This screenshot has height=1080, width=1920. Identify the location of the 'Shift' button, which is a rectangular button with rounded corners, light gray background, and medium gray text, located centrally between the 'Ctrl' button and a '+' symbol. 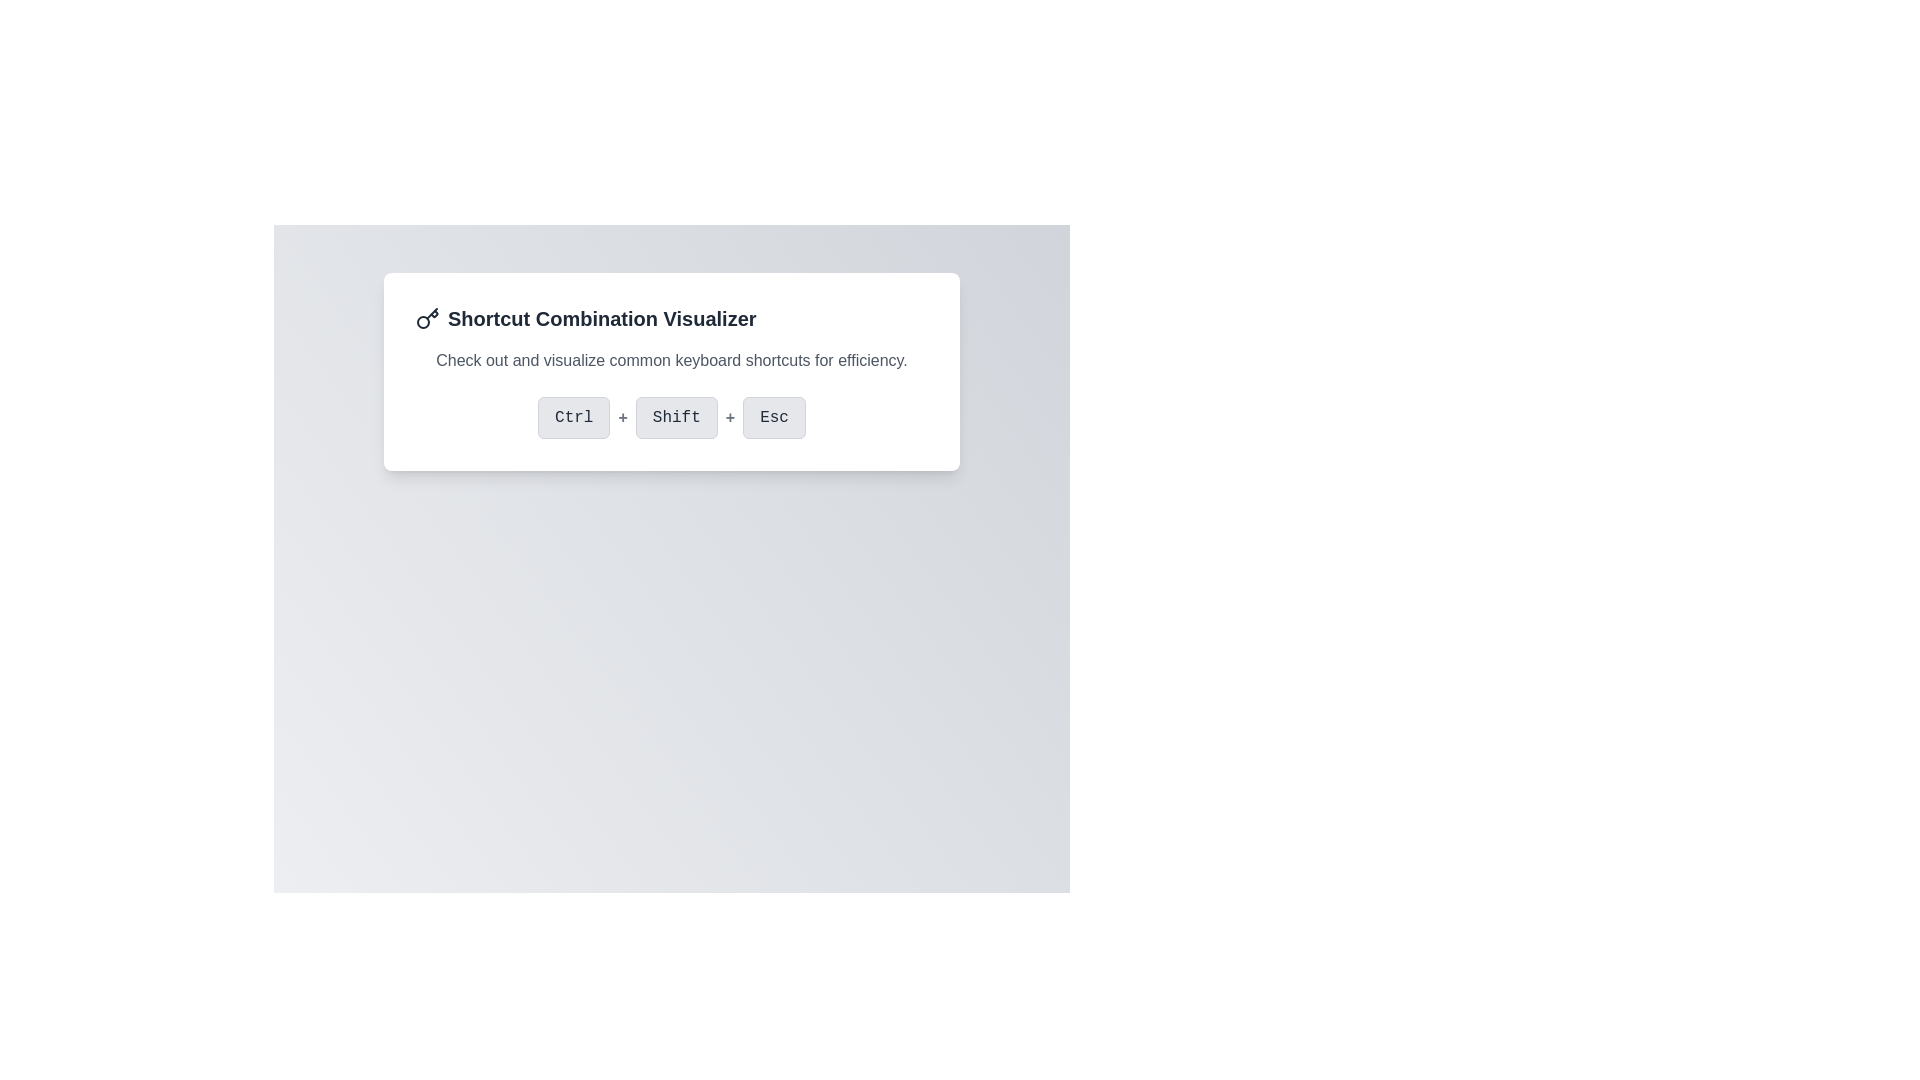
(676, 416).